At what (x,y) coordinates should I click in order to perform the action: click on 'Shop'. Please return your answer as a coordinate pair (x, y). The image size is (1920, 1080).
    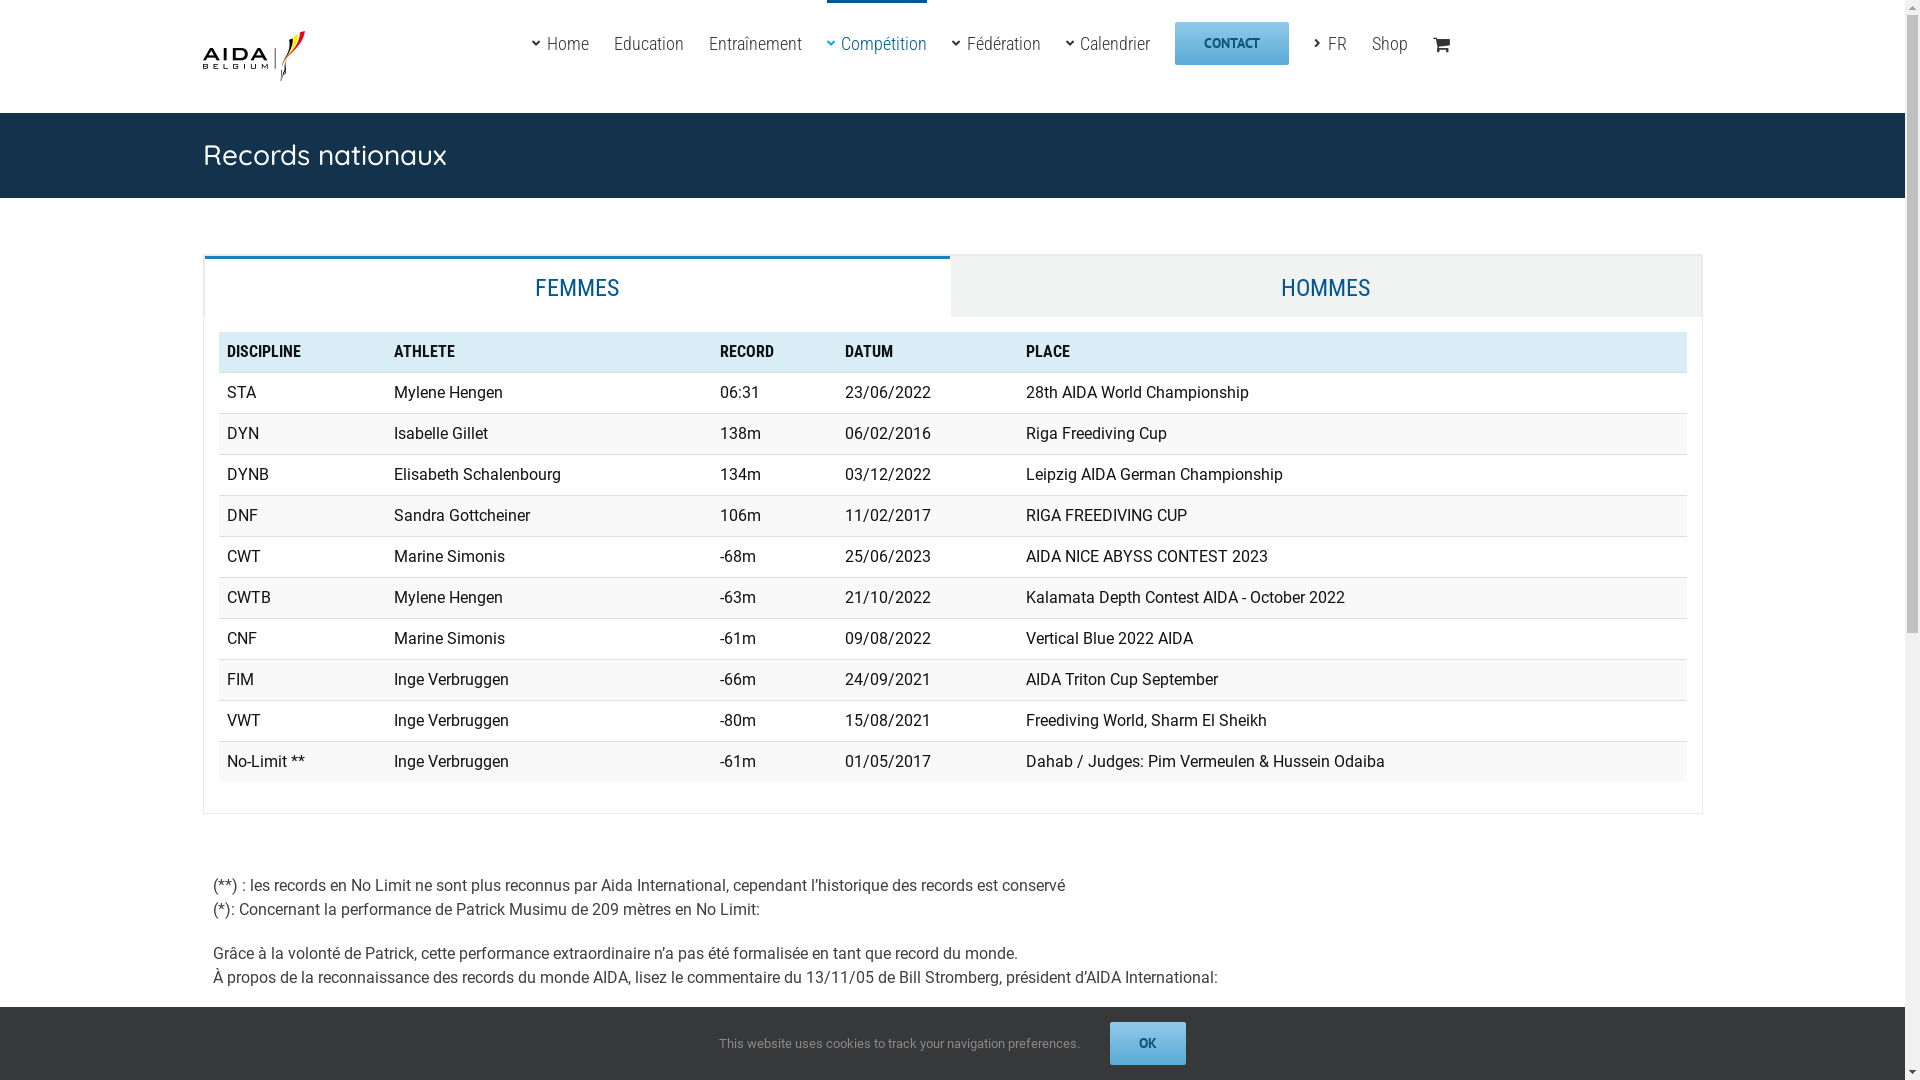
    Looking at the image, I should click on (1389, 42).